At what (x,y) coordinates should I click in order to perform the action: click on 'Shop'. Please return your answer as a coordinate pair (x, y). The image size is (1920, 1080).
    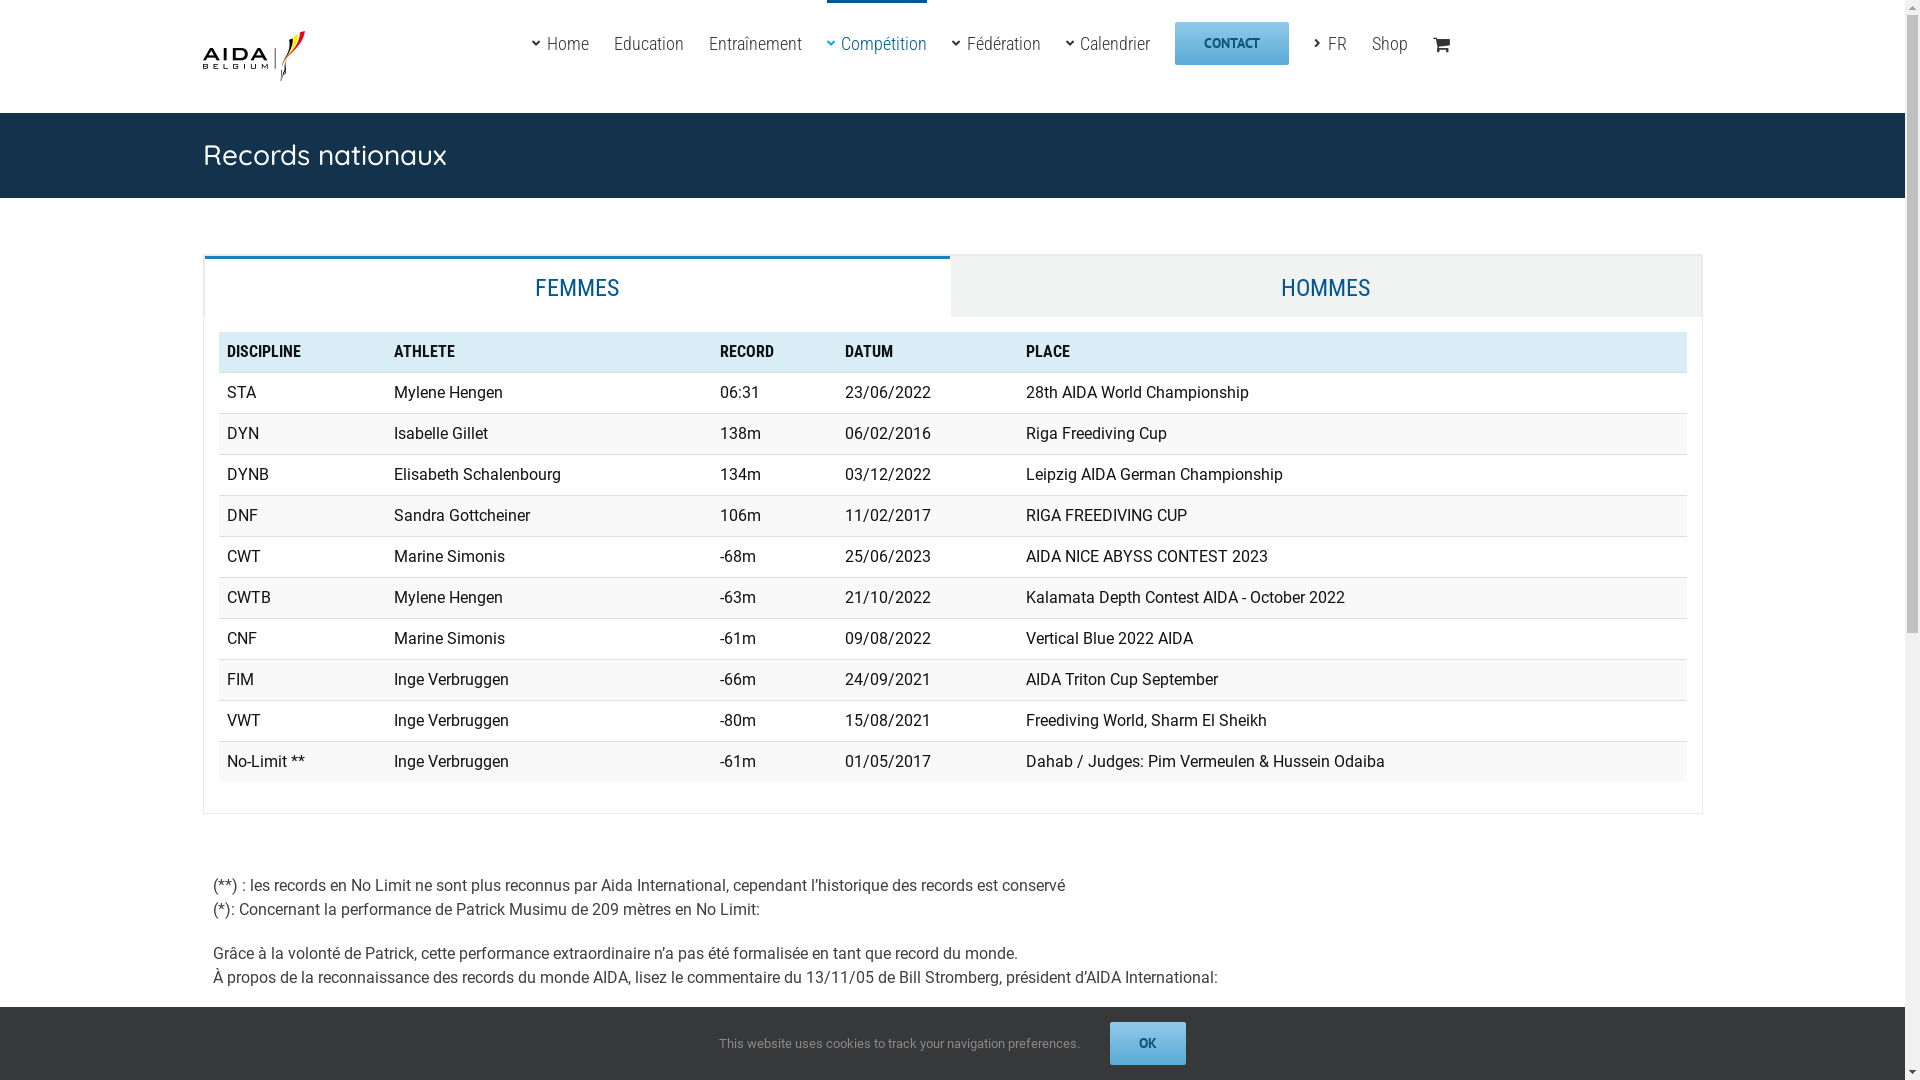
    Looking at the image, I should click on (1389, 42).